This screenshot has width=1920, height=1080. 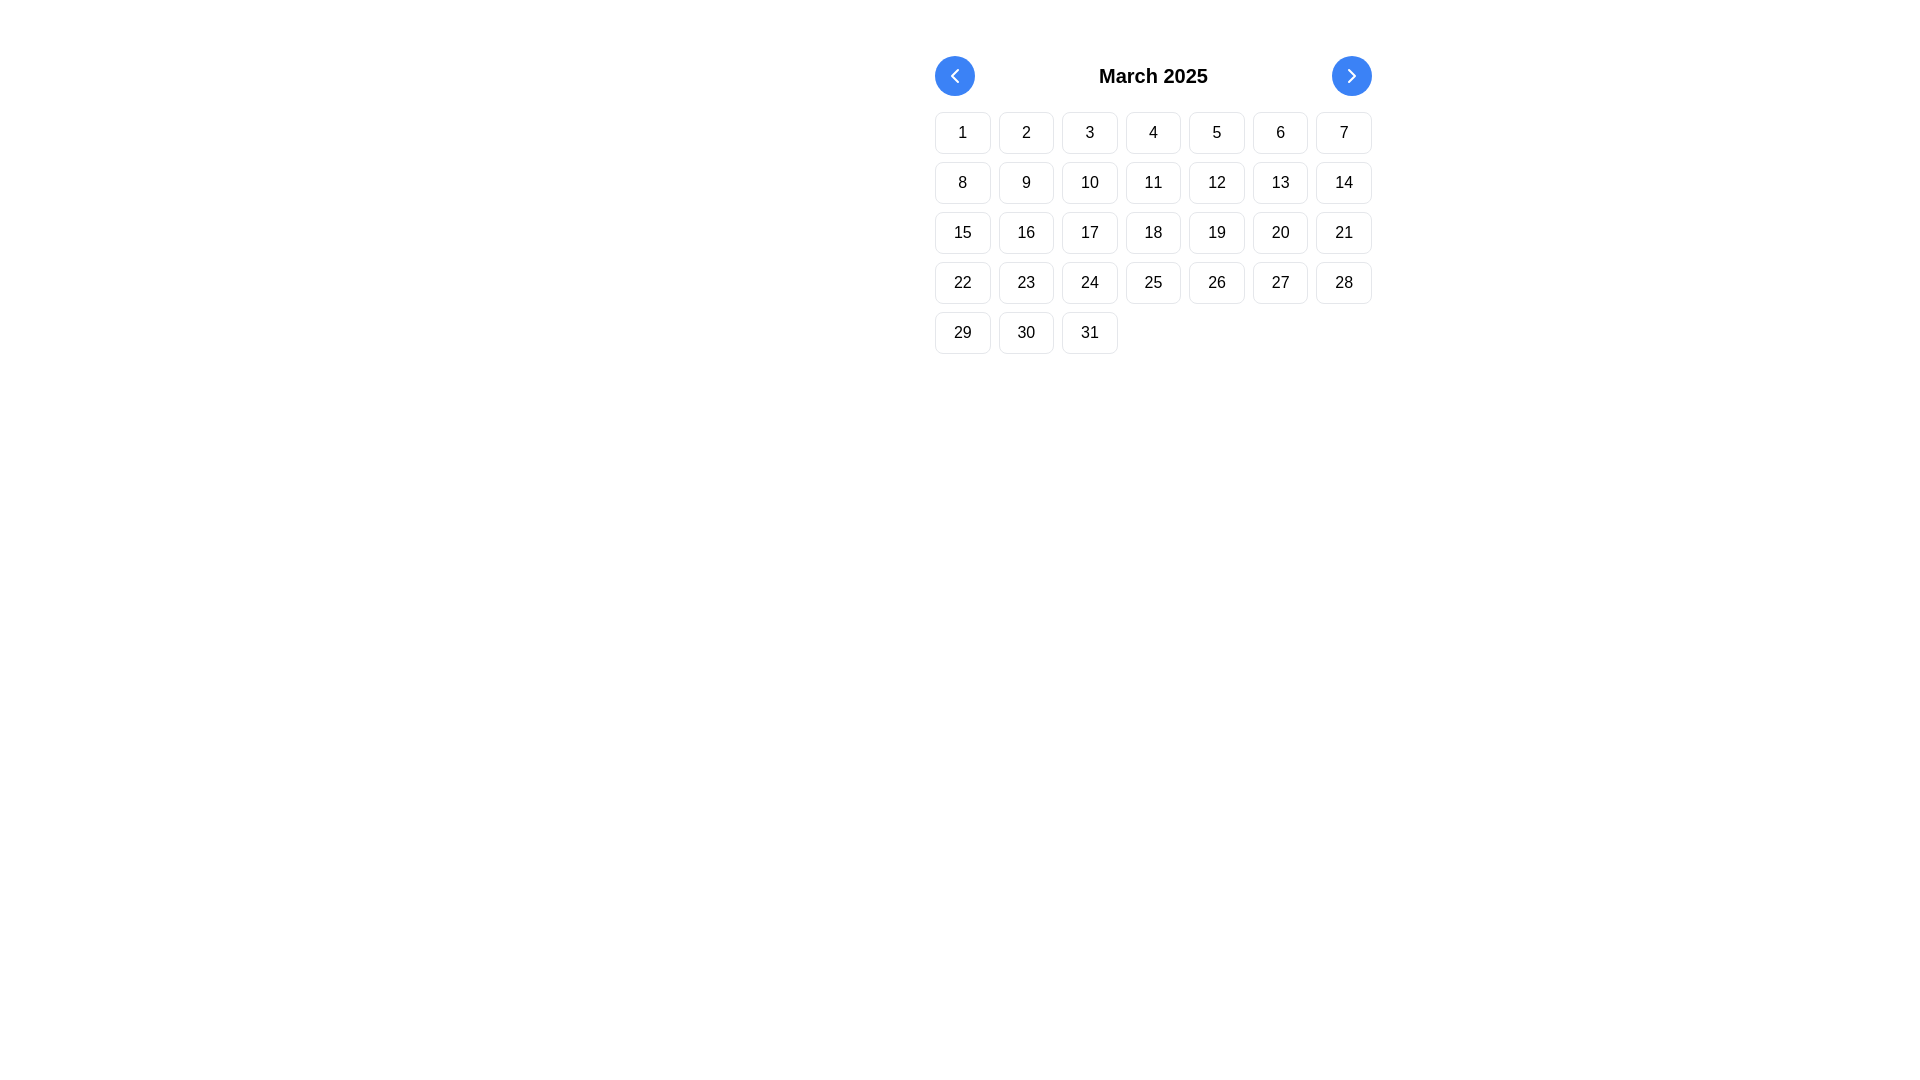 I want to click on the rounded rectangular button labeled '19' in the third row and fifth column of the March 2025 calendar, so click(x=1216, y=231).